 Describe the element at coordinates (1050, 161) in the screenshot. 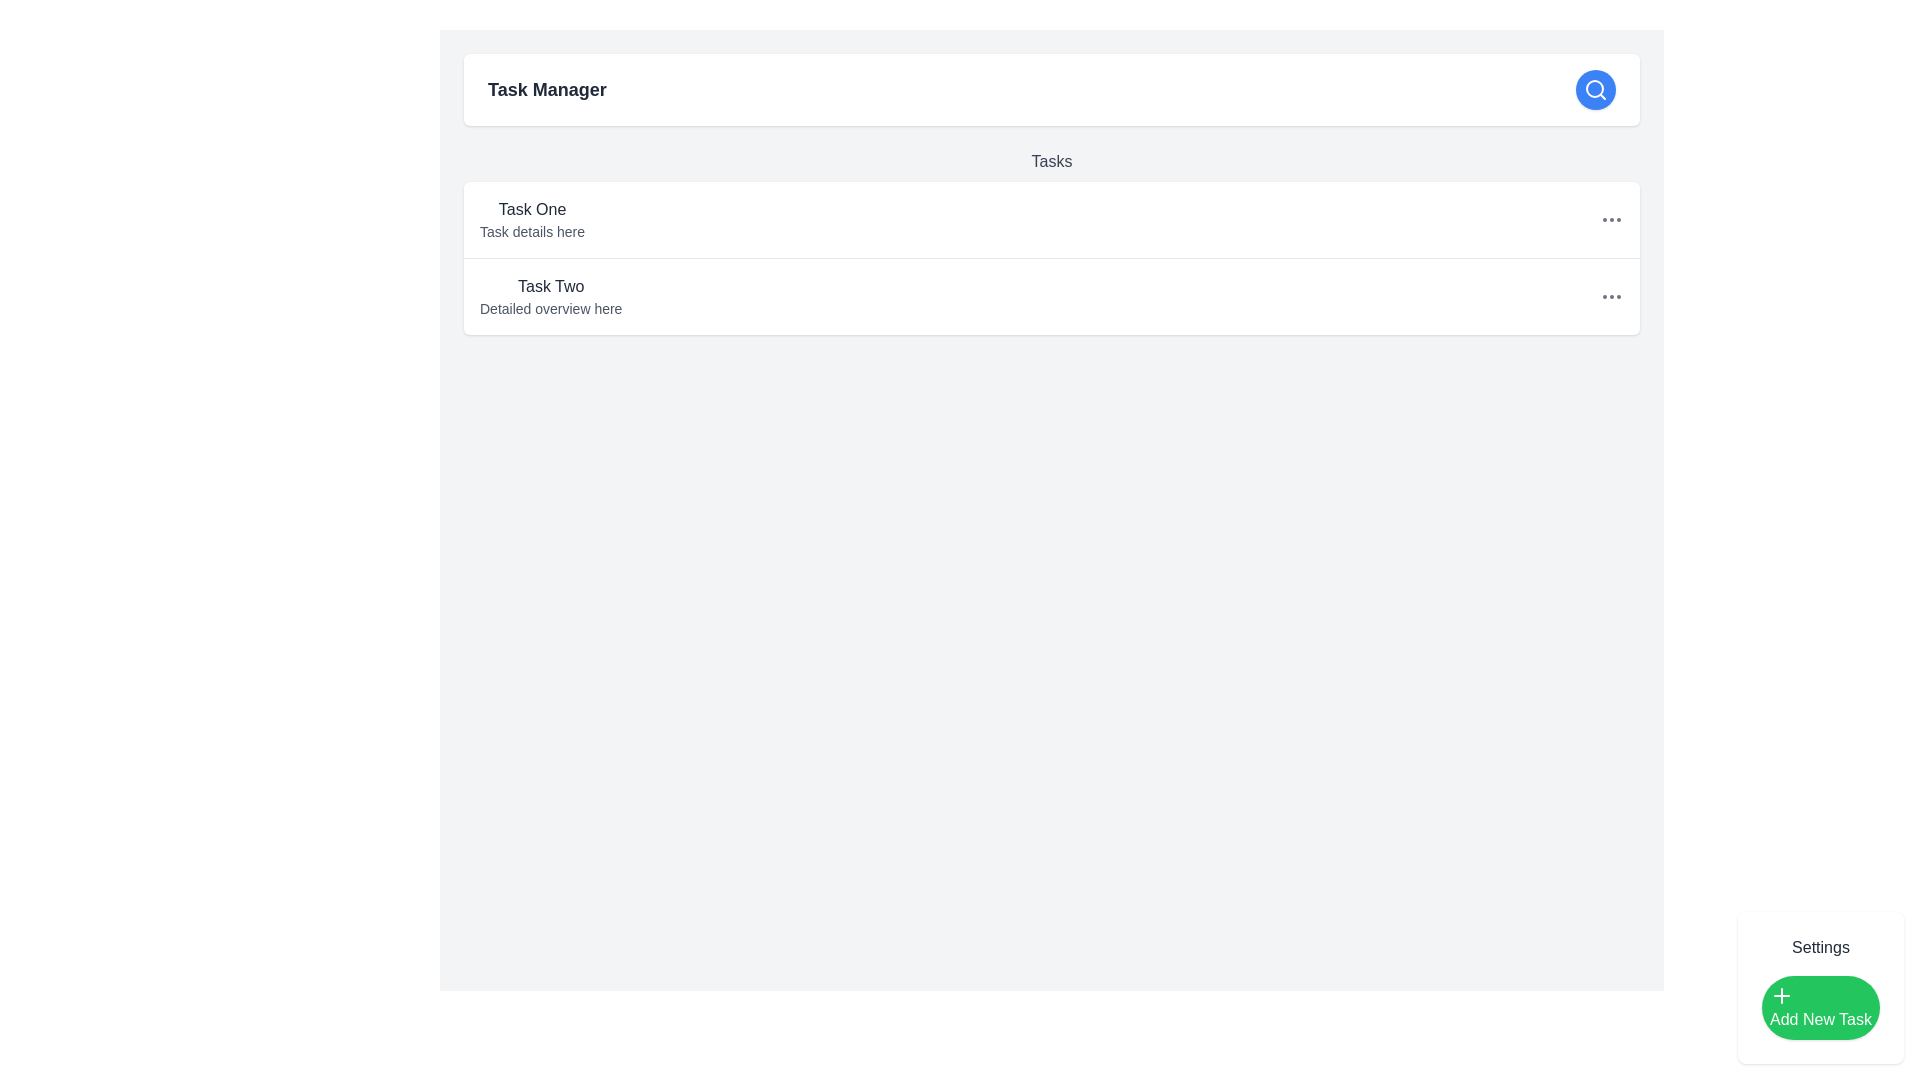

I see `the Text label that serves as a title for the tasks section, located below the 'Task Manager' header` at that location.